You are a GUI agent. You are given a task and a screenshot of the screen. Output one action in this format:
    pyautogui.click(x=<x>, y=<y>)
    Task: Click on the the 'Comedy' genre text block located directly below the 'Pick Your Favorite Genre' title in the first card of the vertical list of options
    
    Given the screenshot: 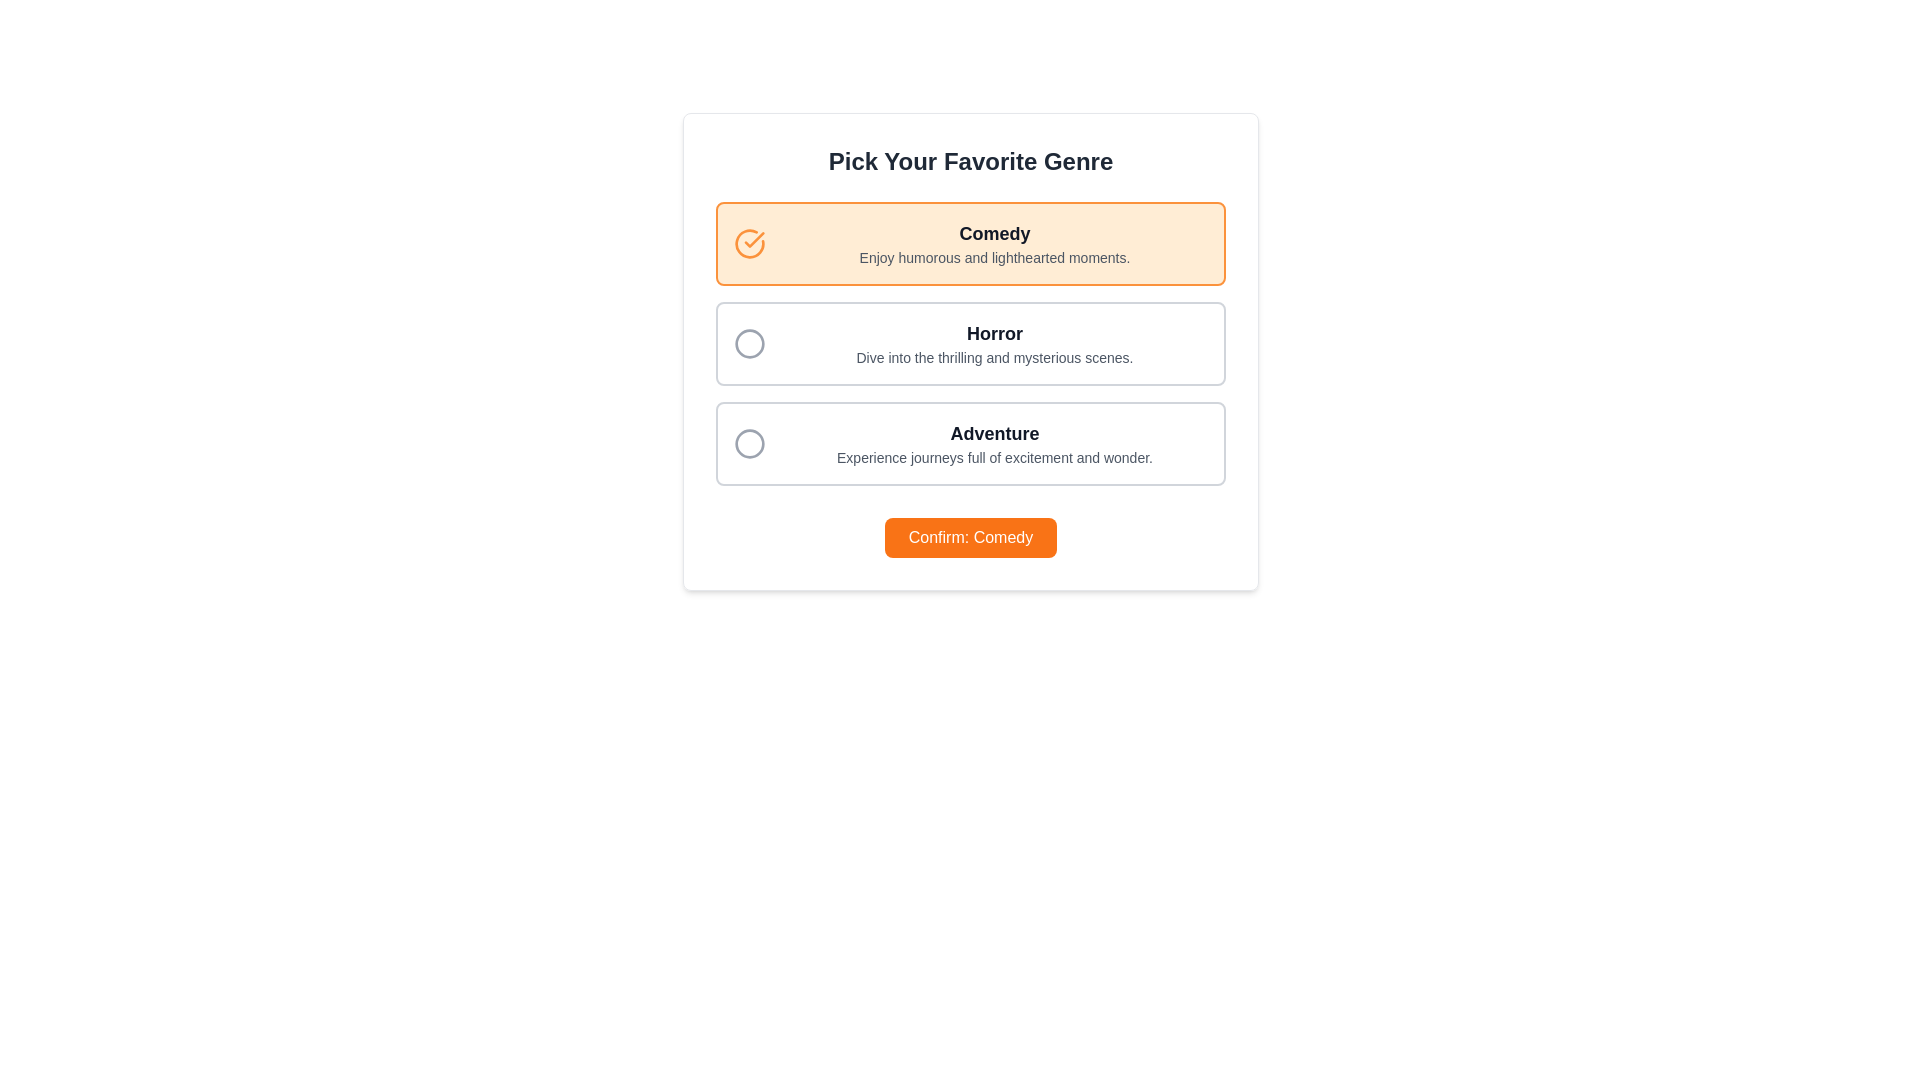 What is the action you would take?
    pyautogui.click(x=994, y=242)
    